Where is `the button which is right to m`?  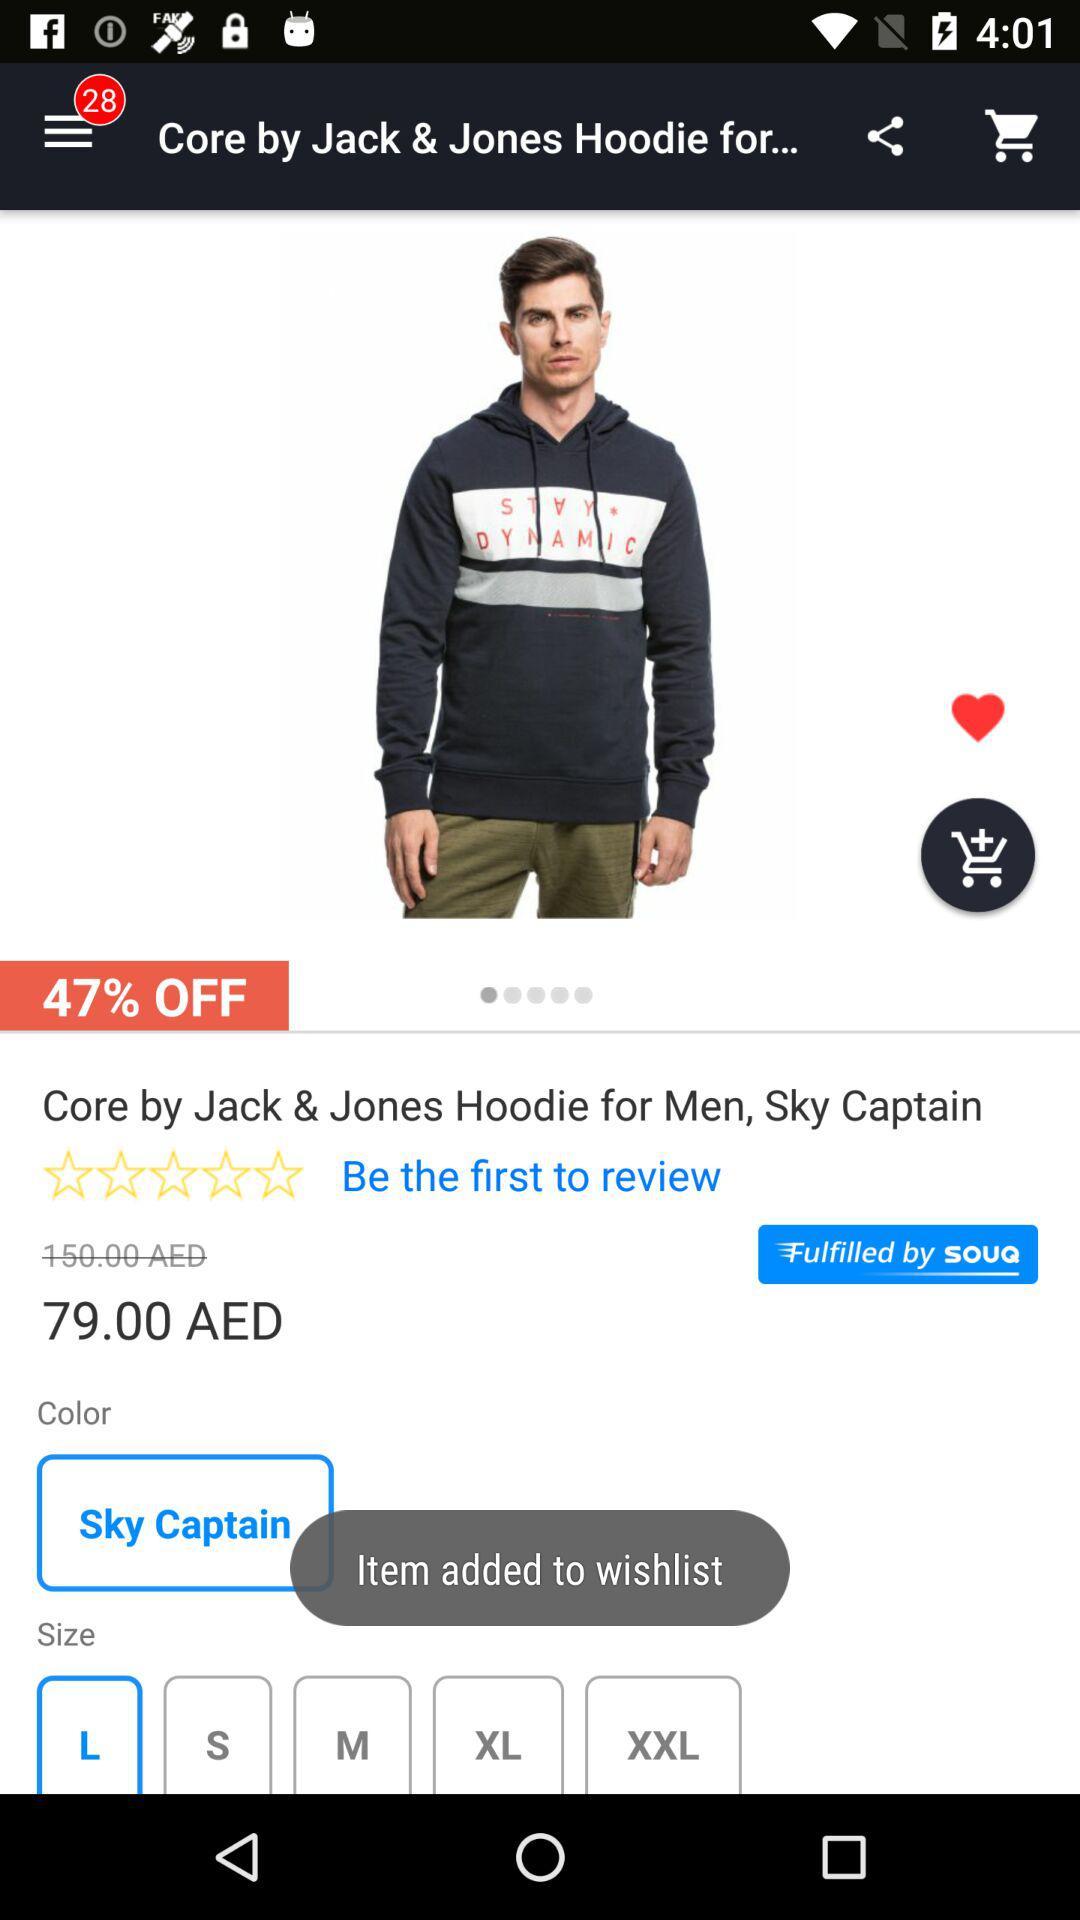 the button which is right to m is located at coordinates (508, 1733).